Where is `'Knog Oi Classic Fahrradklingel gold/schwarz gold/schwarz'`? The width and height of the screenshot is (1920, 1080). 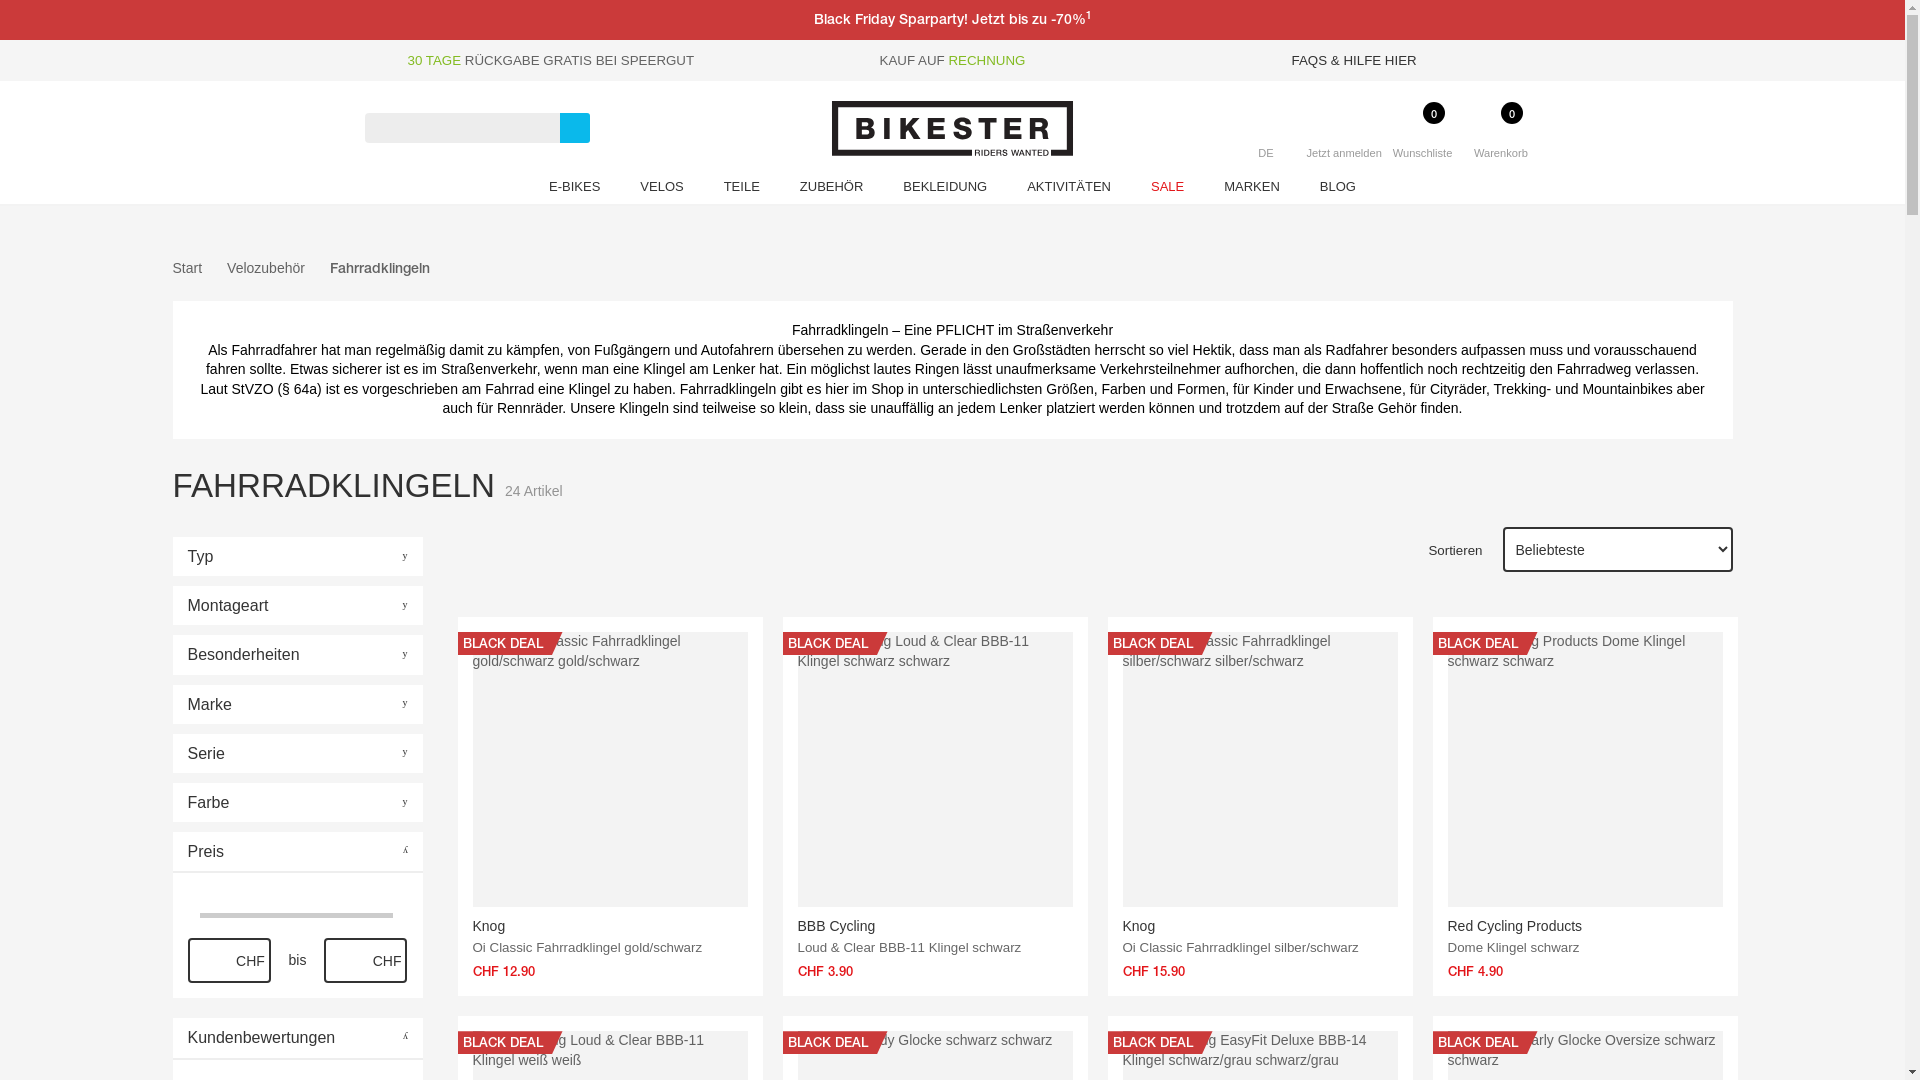 'Knog Oi Classic Fahrradklingel gold/schwarz gold/schwarz' is located at coordinates (608, 768).